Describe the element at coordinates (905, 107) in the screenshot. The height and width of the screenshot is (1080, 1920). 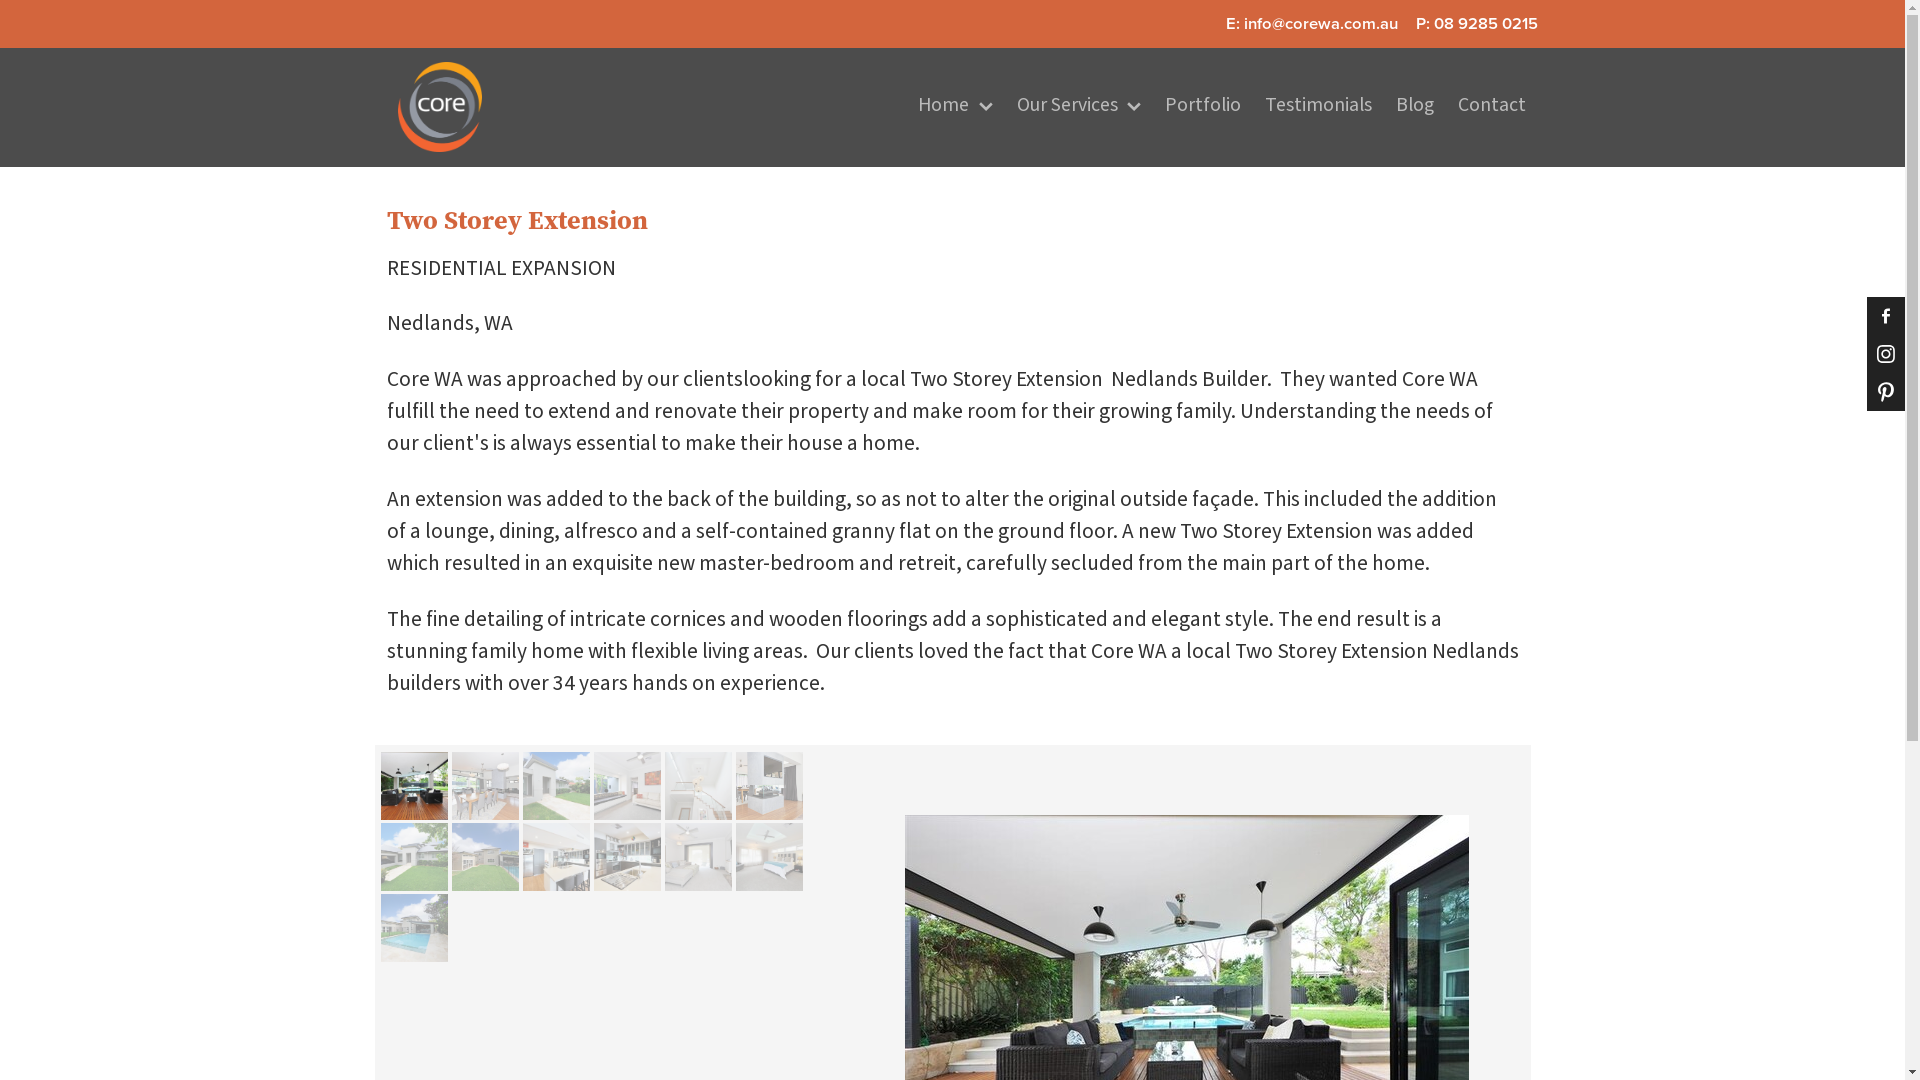
I see `'Home'` at that location.